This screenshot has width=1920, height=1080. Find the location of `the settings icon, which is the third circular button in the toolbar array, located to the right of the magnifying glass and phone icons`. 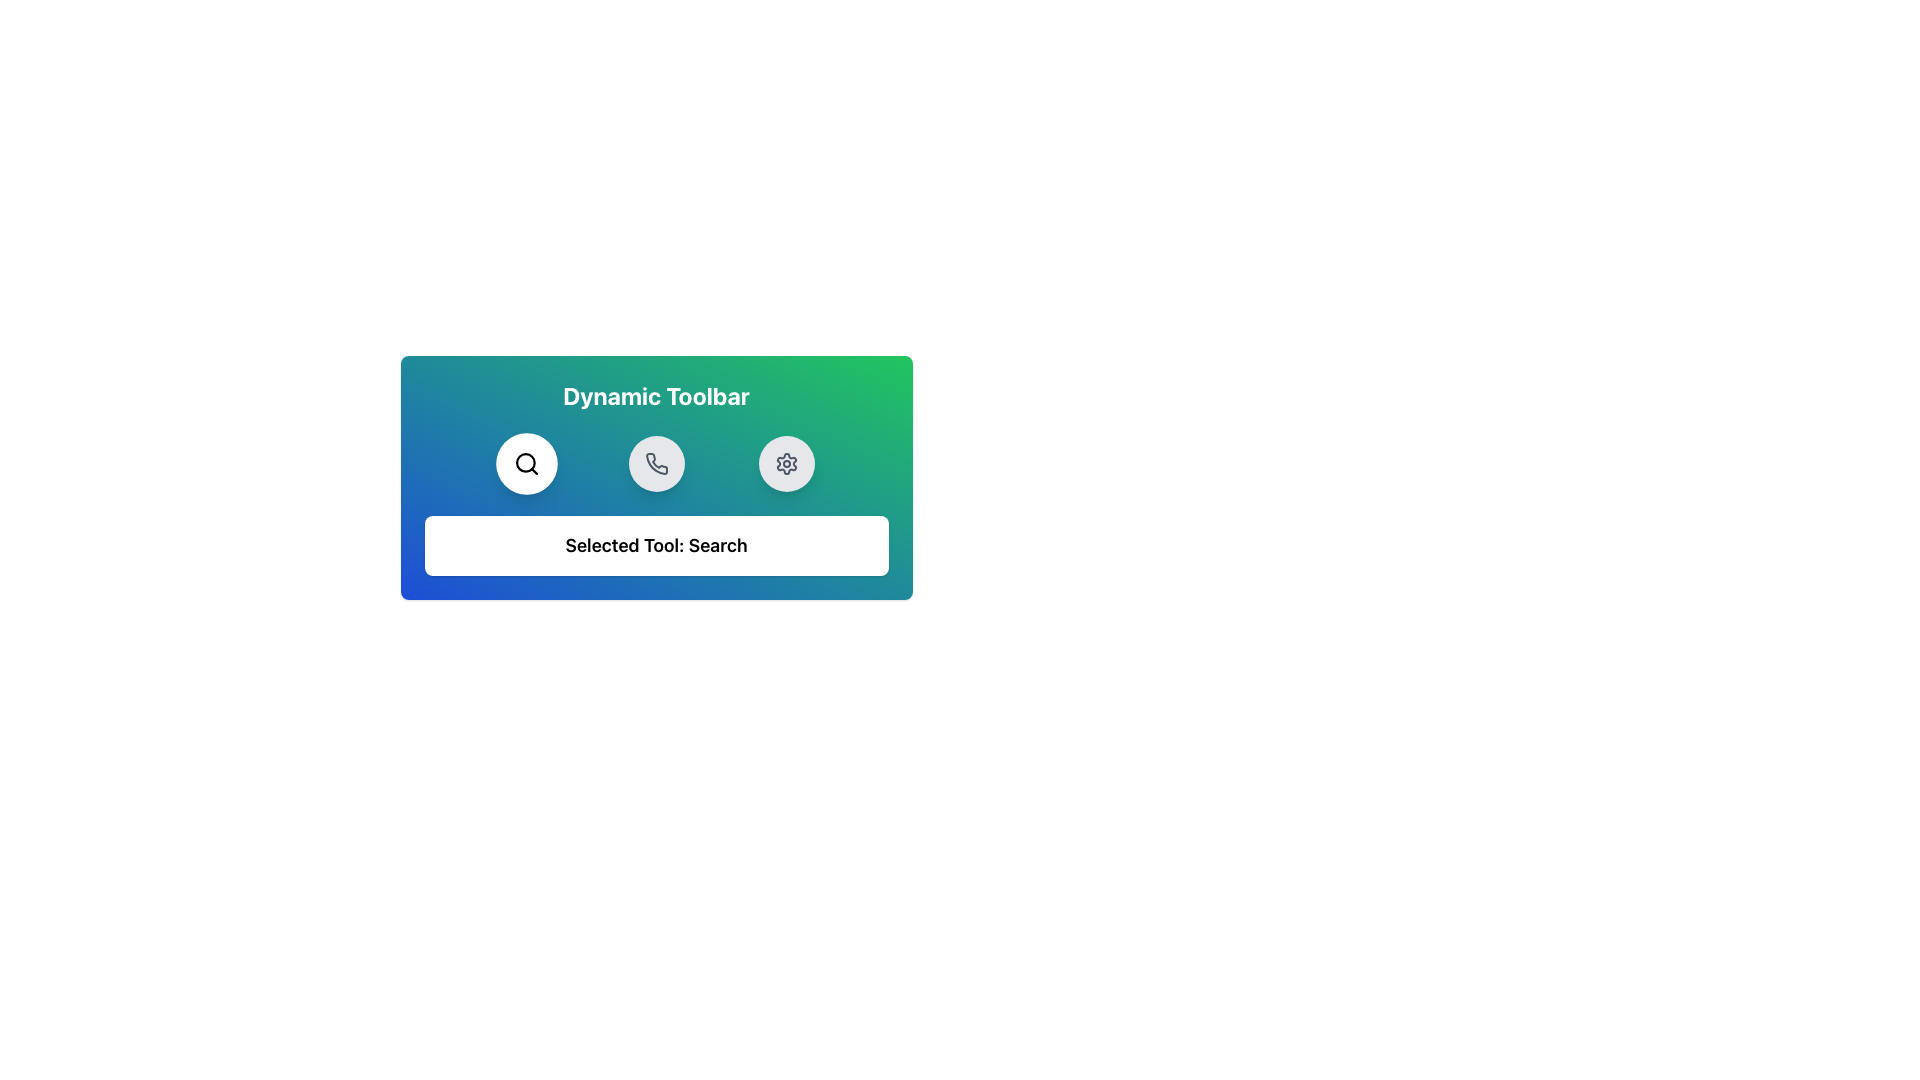

the settings icon, which is the third circular button in the toolbar array, located to the right of the magnifying glass and phone icons is located at coordinates (785, 463).